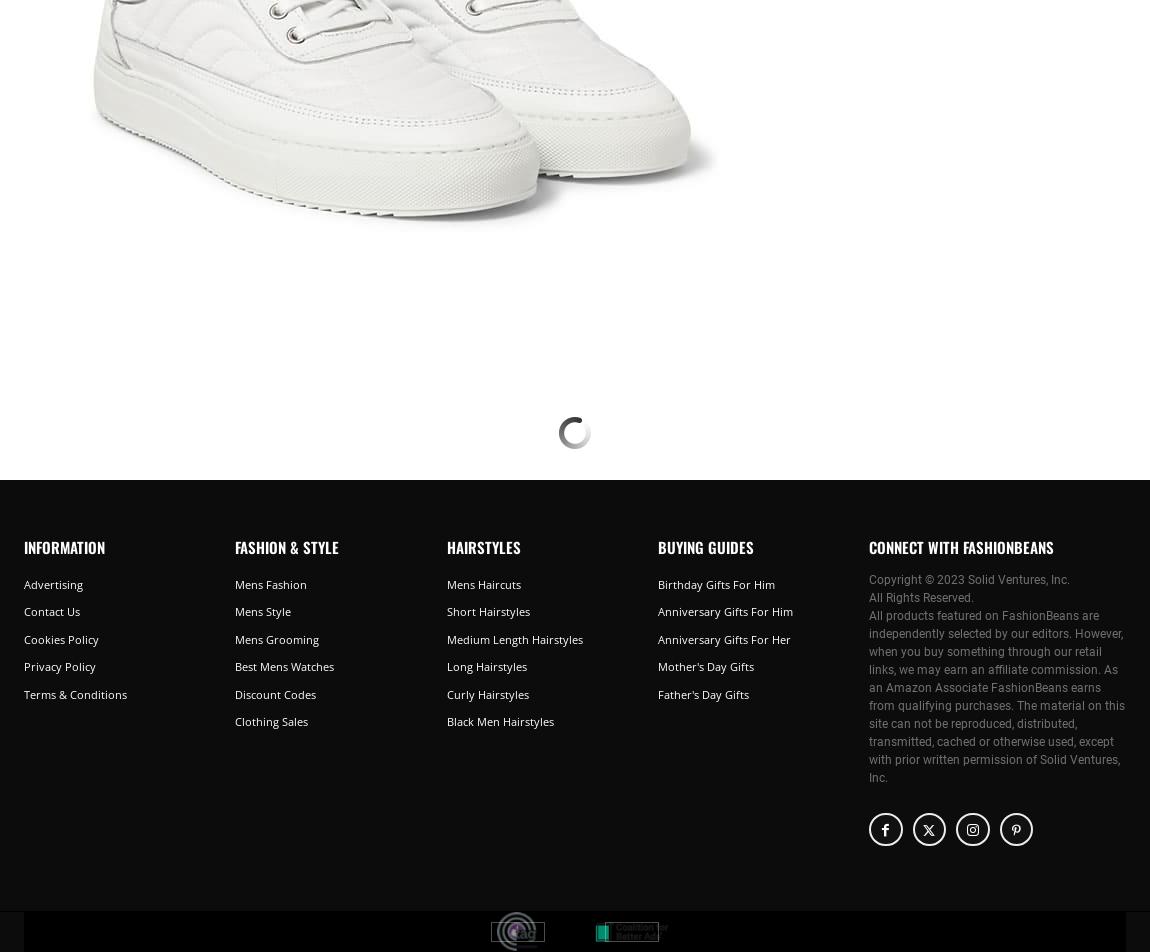 The image size is (1150, 952). I want to click on 'Privacy Policy', so click(59, 666).